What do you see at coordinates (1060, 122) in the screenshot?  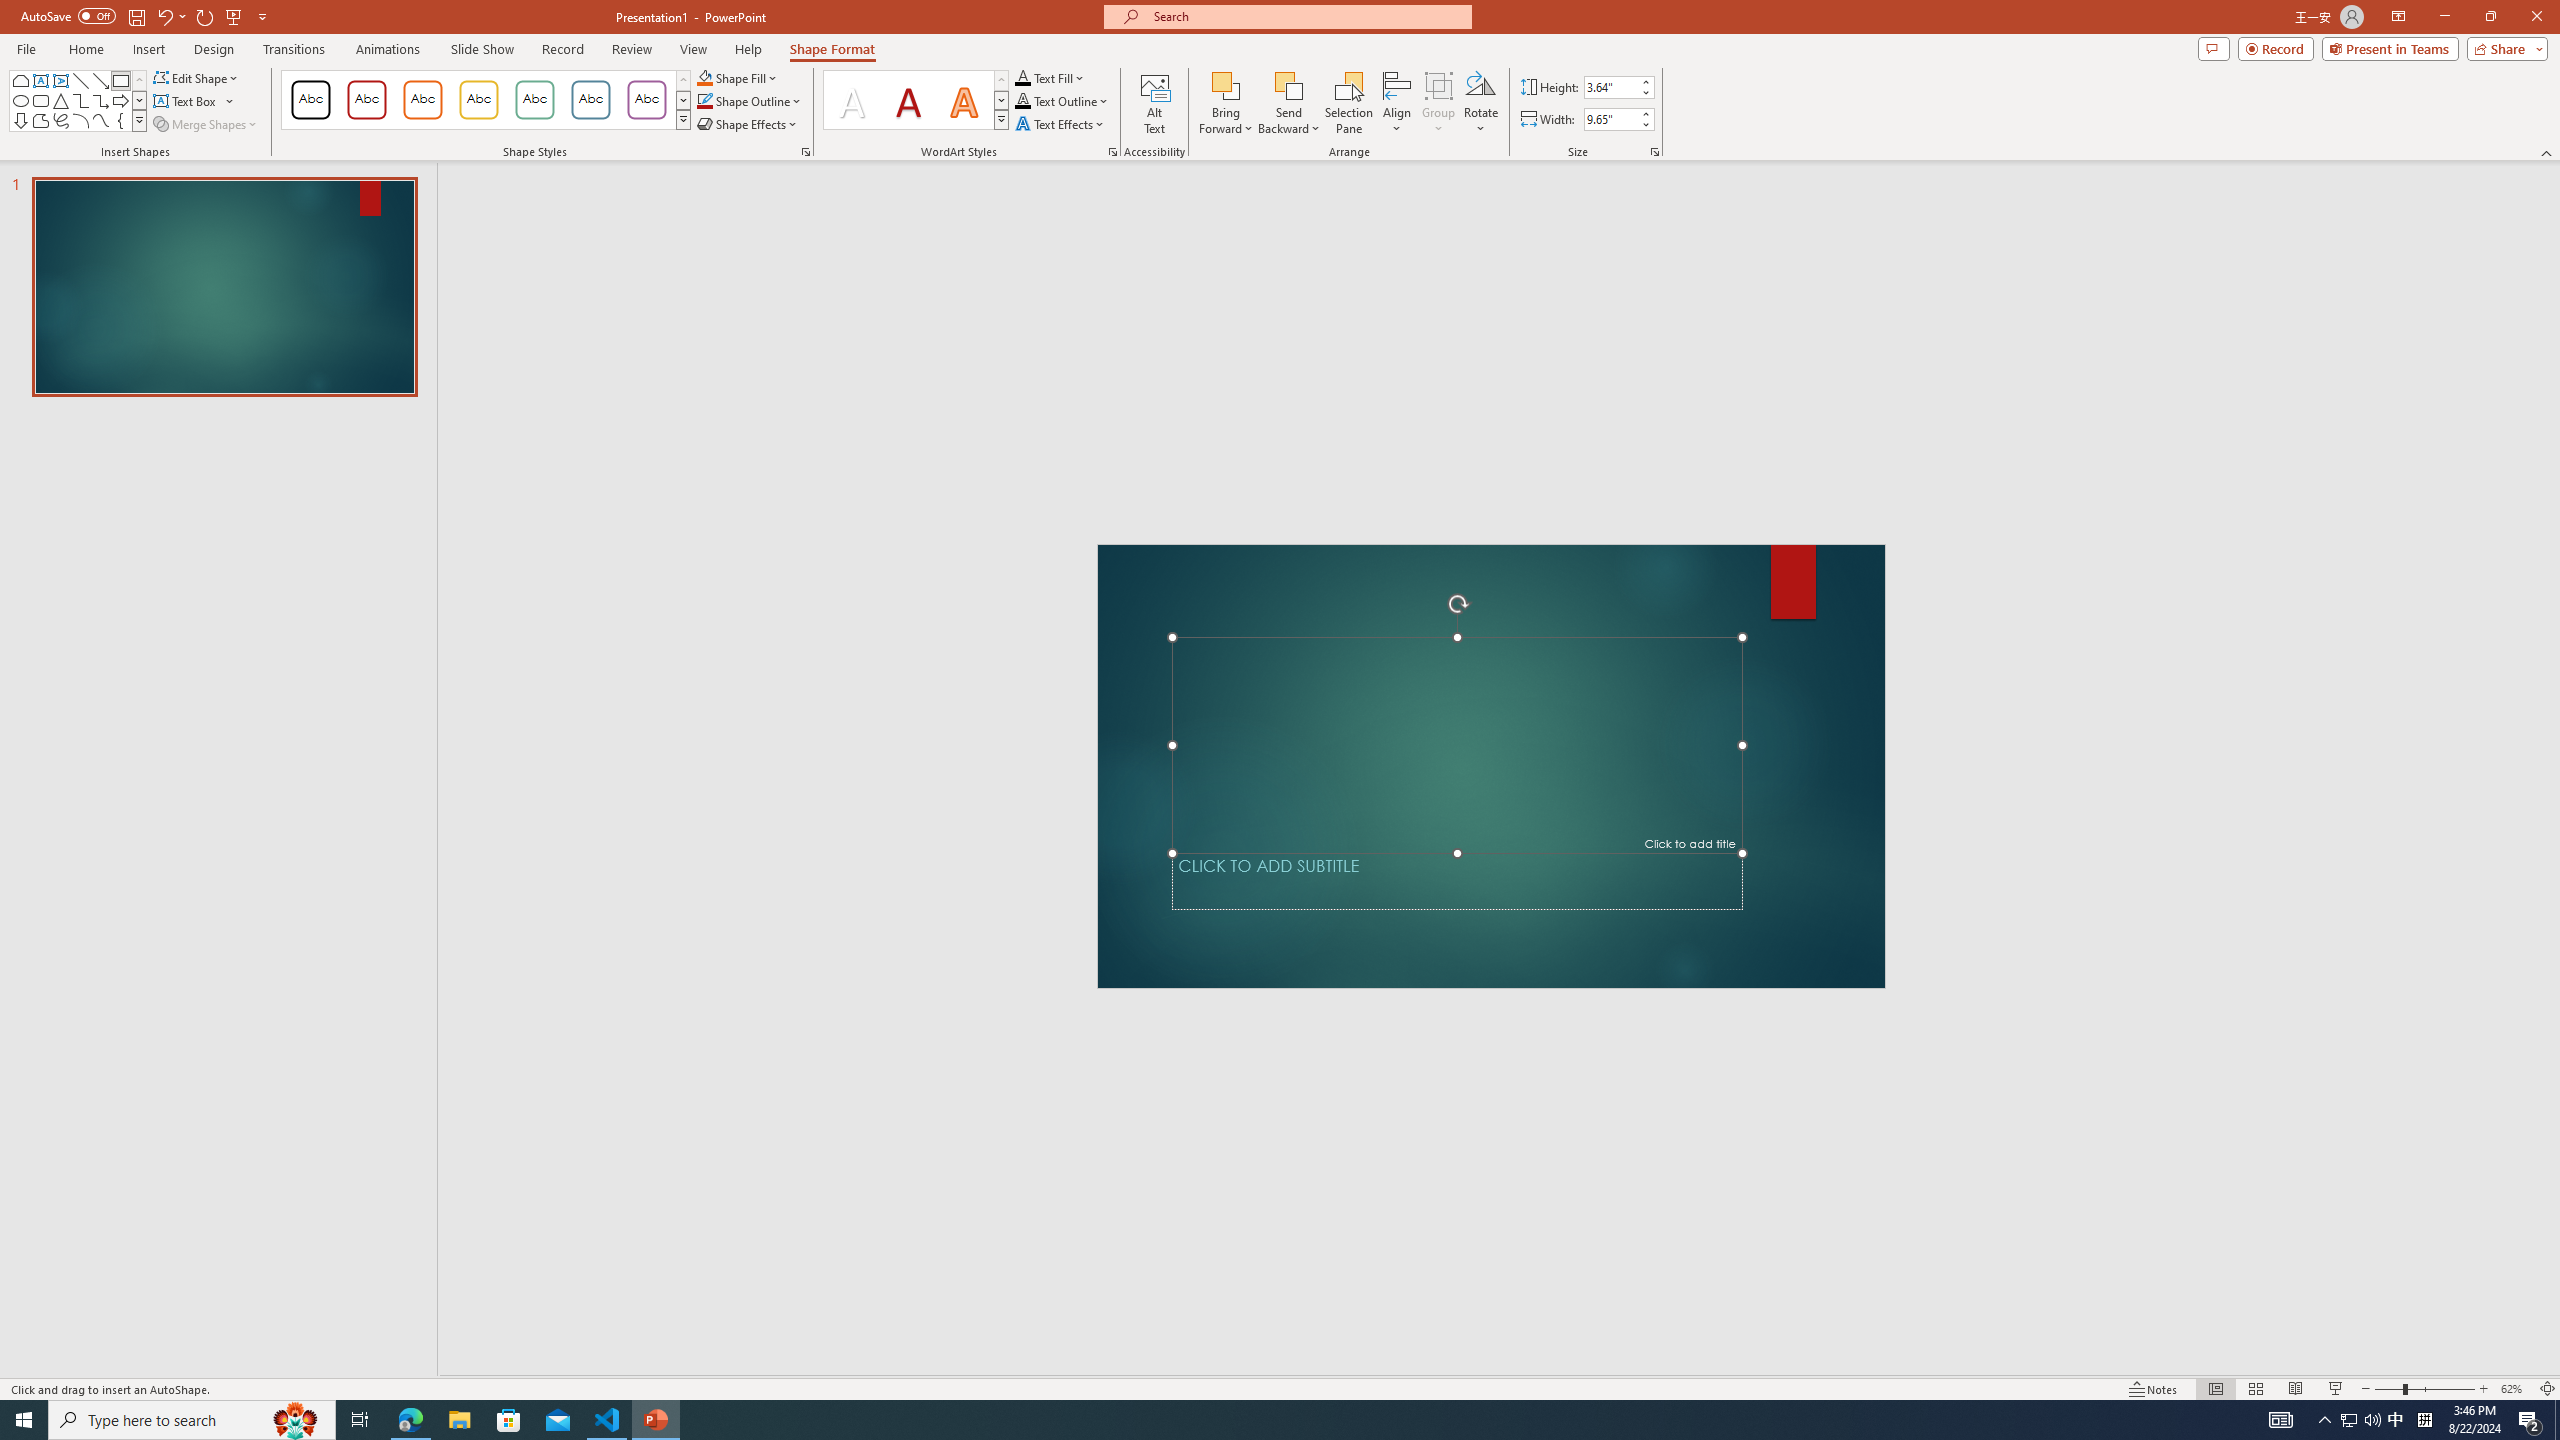 I see `'Text Effects'` at bounding box center [1060, 122].